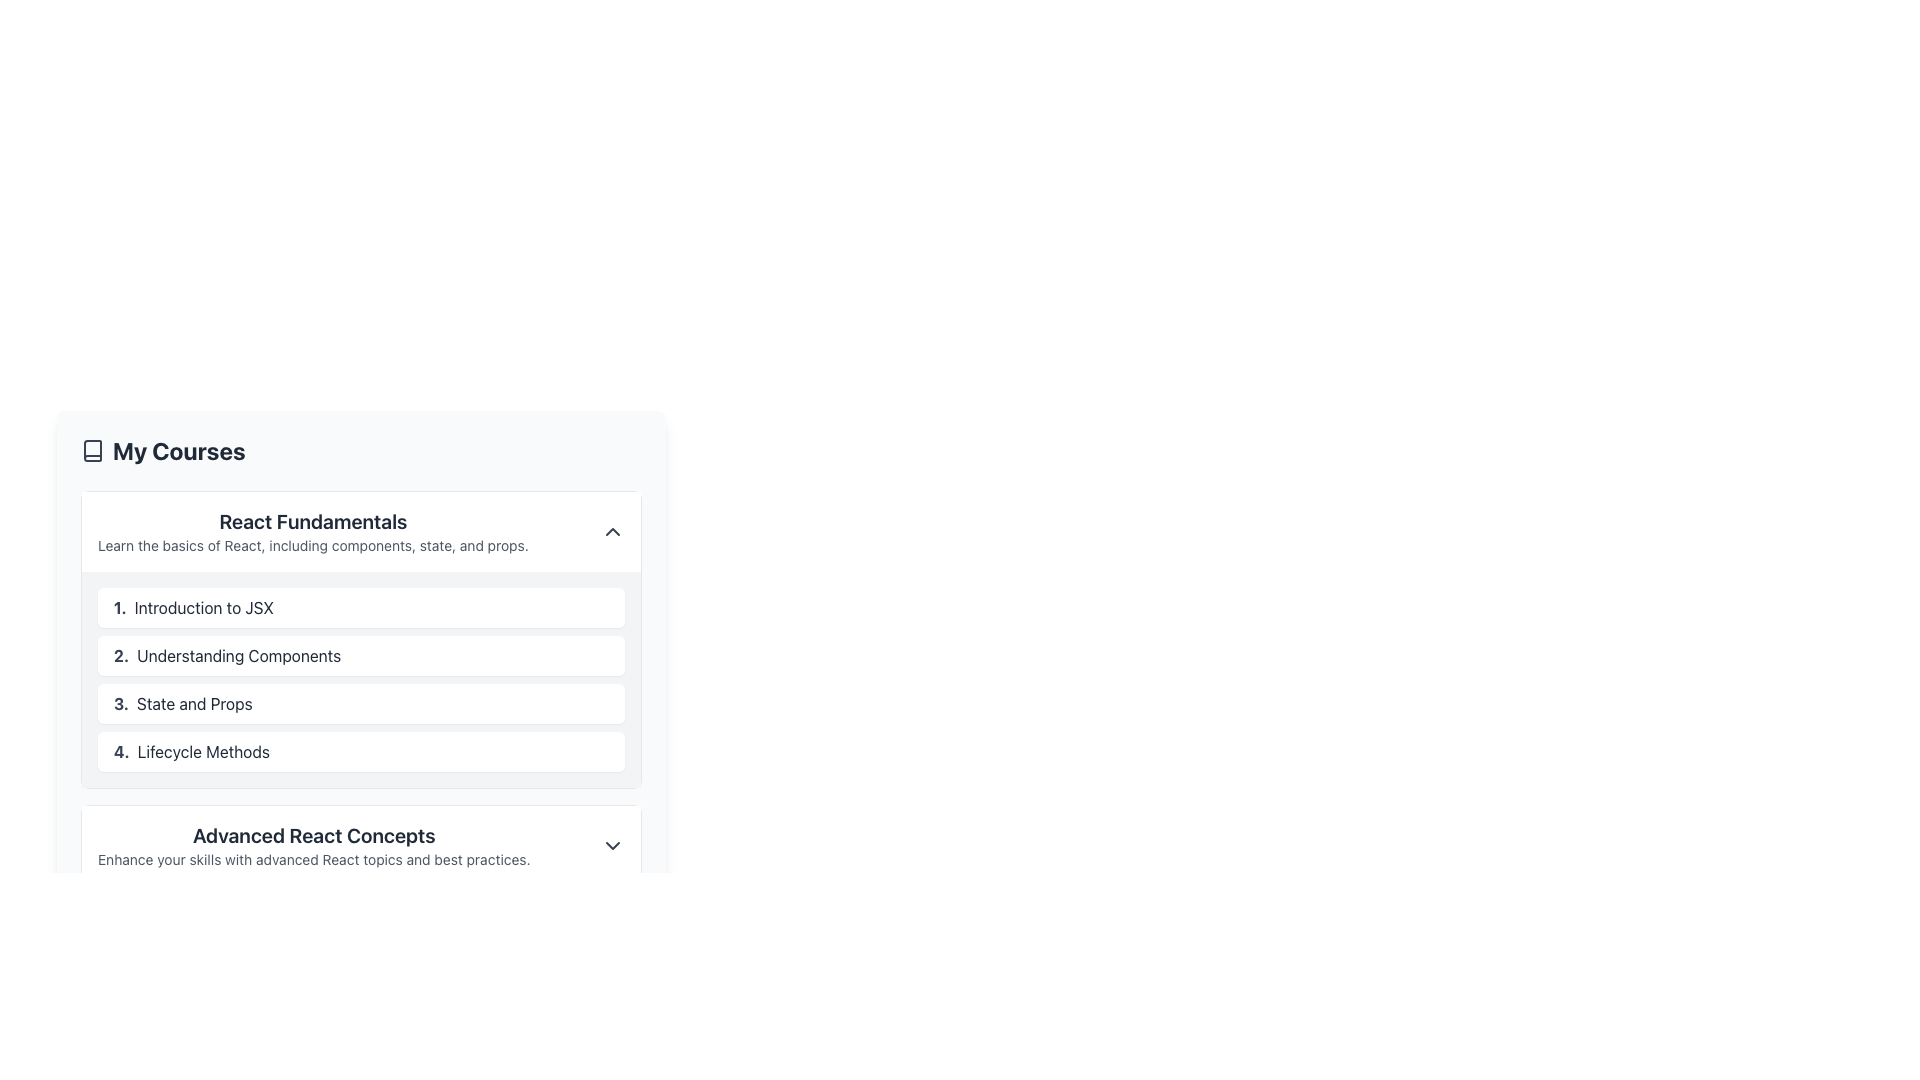 This screenshot has height=1080, width=1920. I want to click on the button labeled '2. Understanding Components' which is the second item in the list under the 'React Fundamentals' section, so click(361, 655).